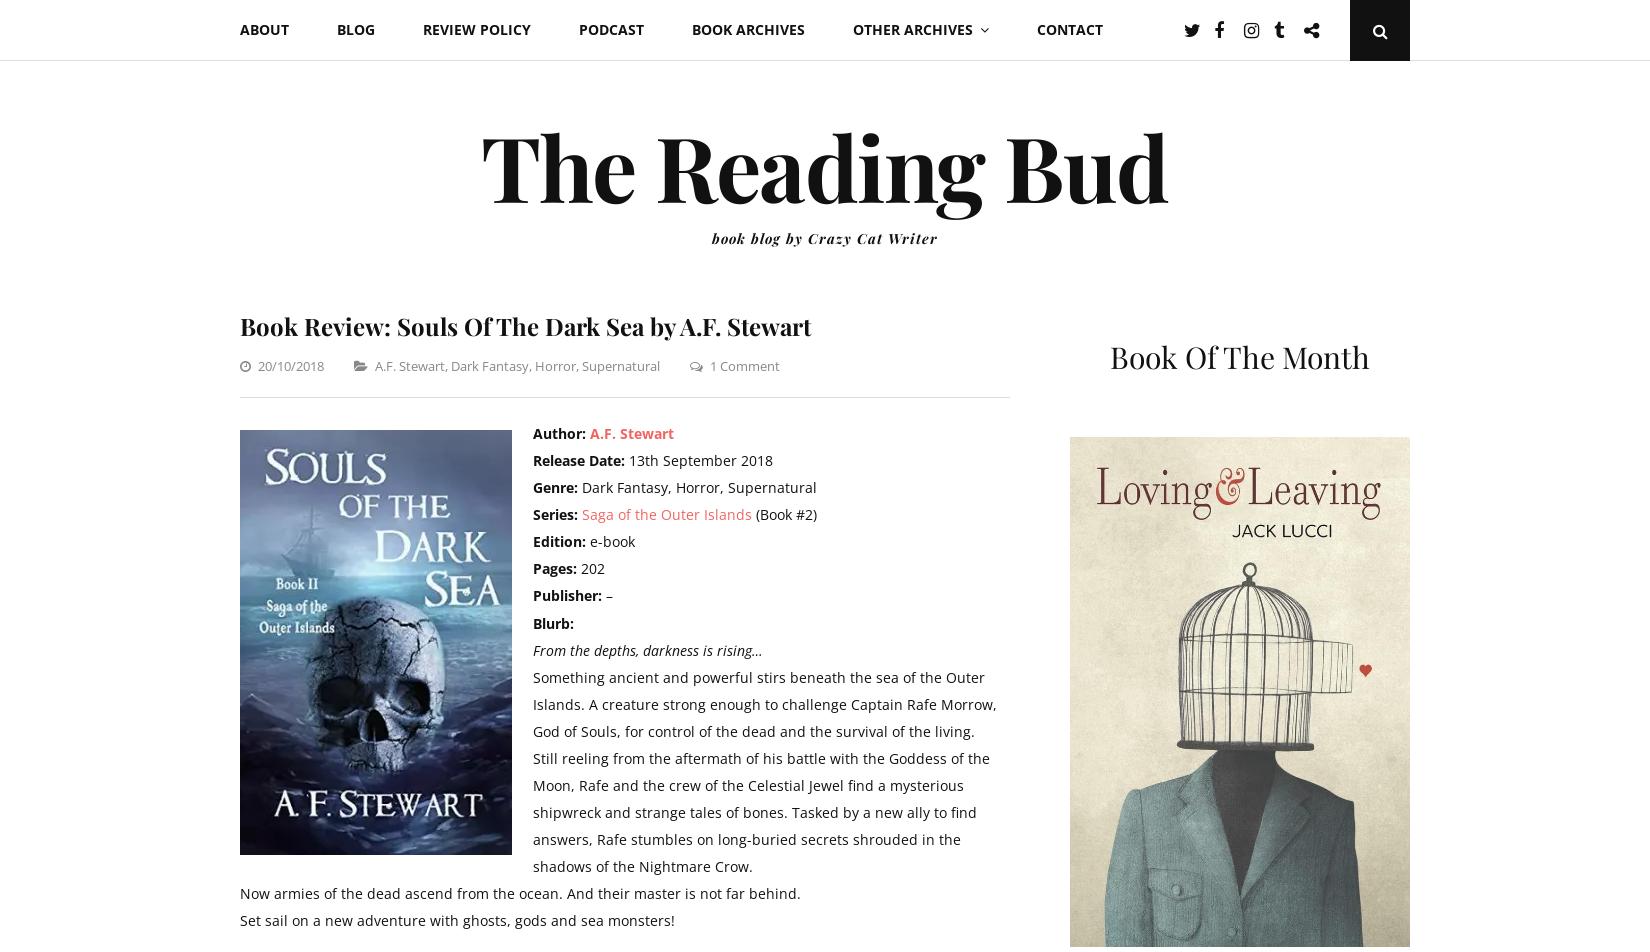  I want to click on 'Edition:', so click(531, 541).